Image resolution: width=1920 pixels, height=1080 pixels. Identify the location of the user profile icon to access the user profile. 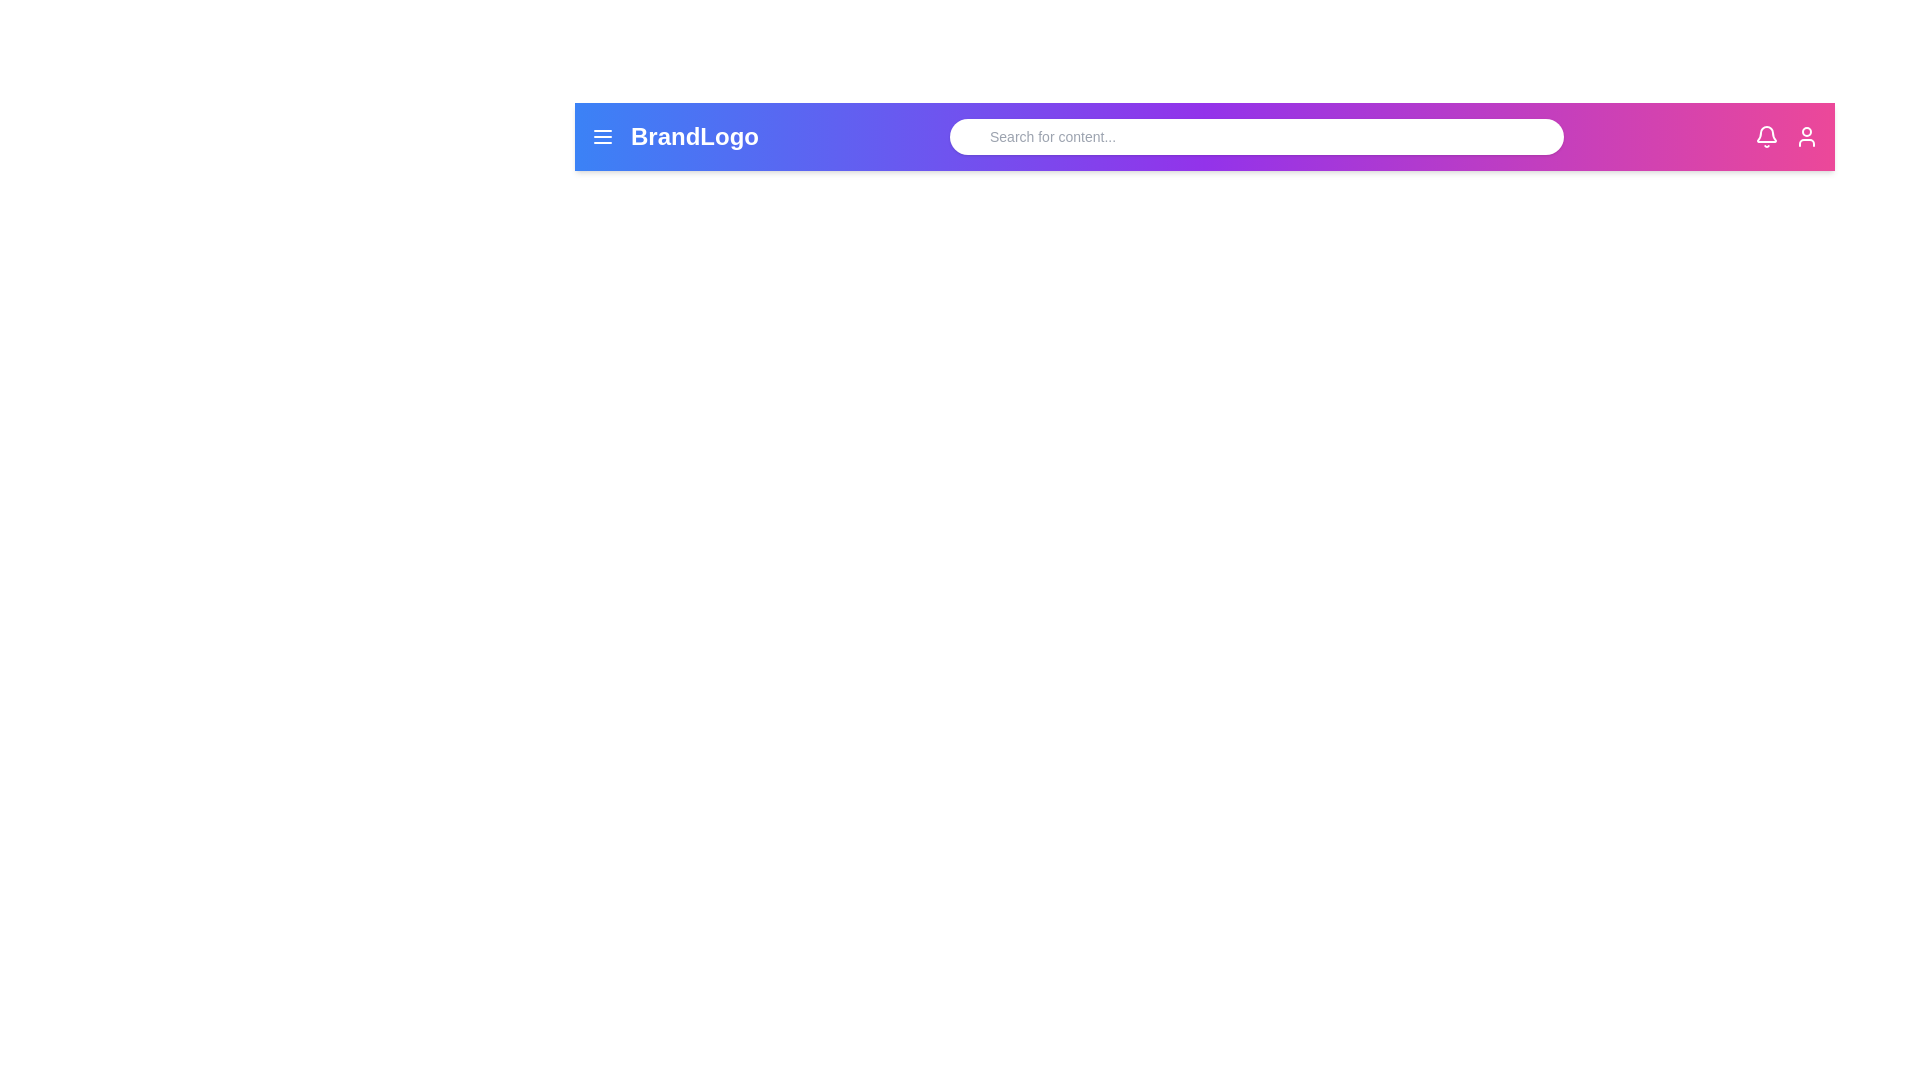
(1806, 136).